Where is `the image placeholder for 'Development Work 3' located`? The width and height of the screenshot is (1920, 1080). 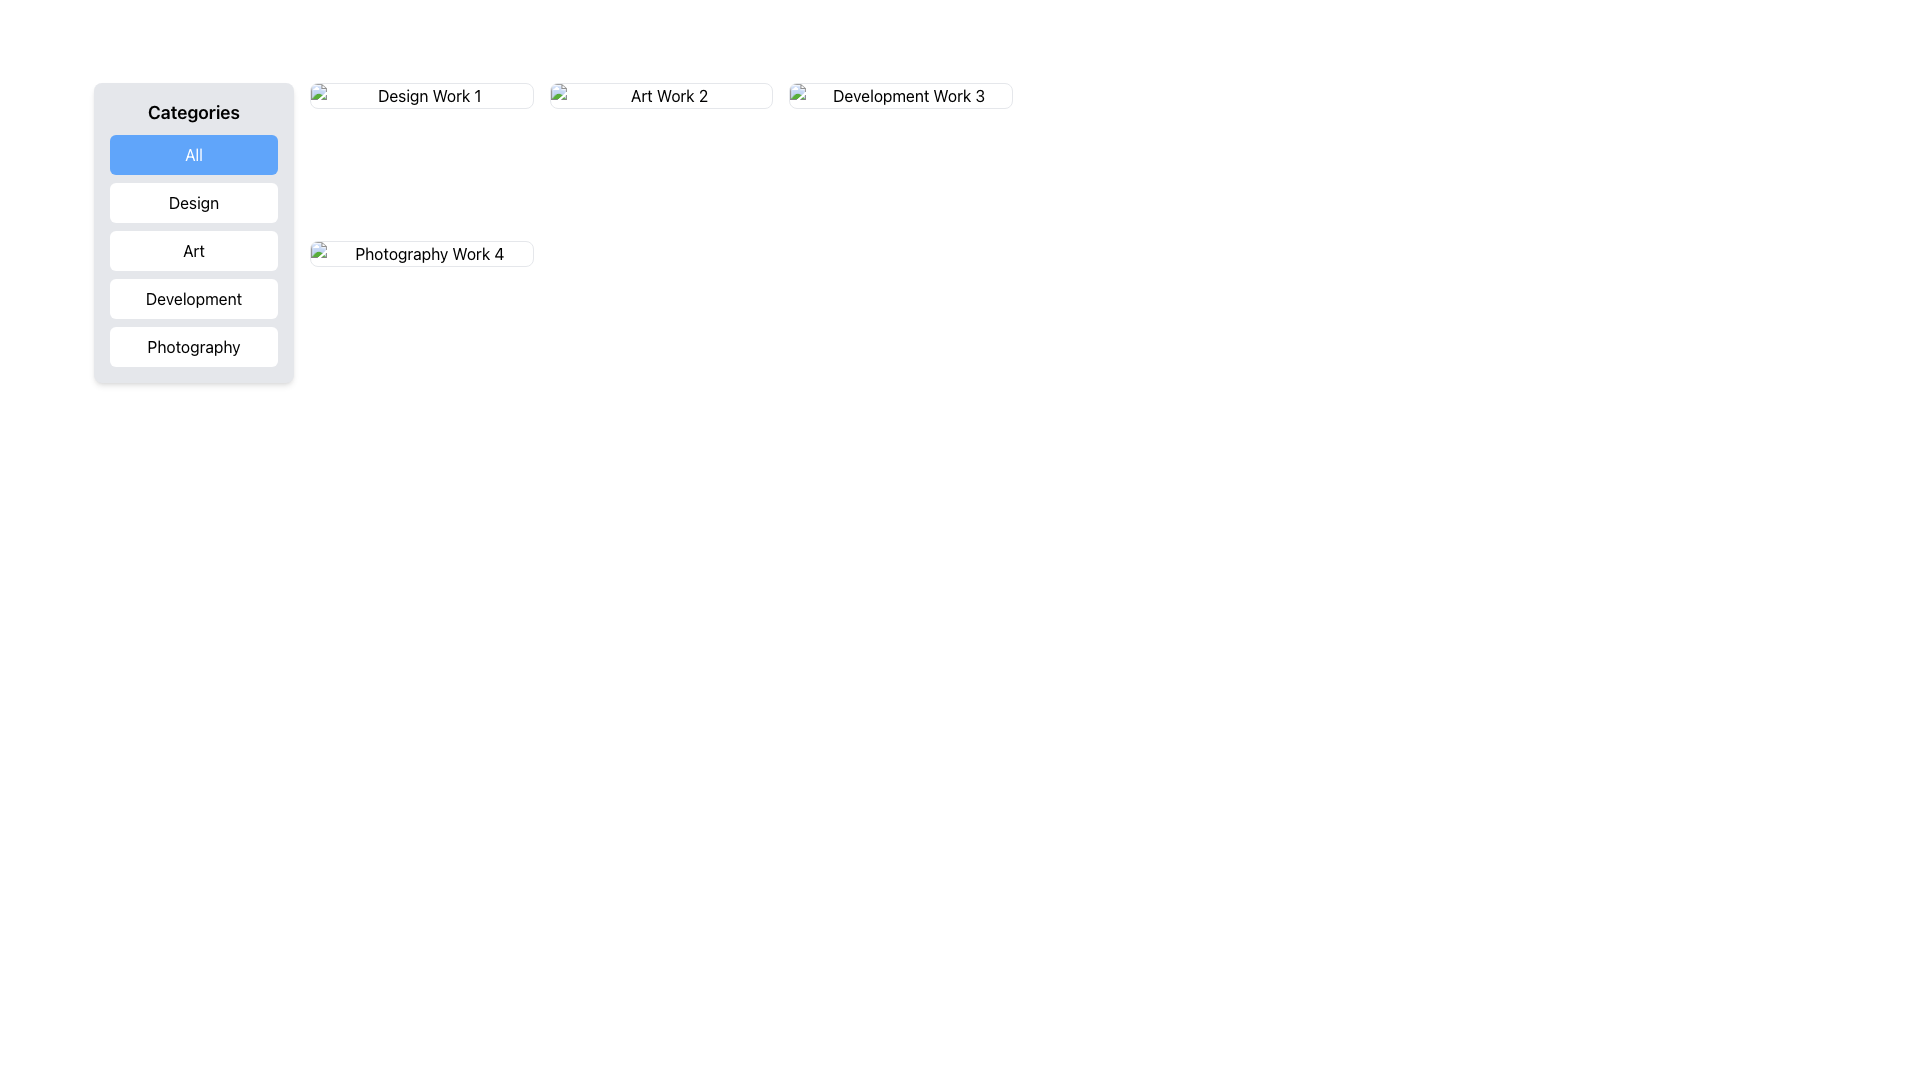
the image placeholder for 'Development Work 3' located is located at coordinates (900, 96).